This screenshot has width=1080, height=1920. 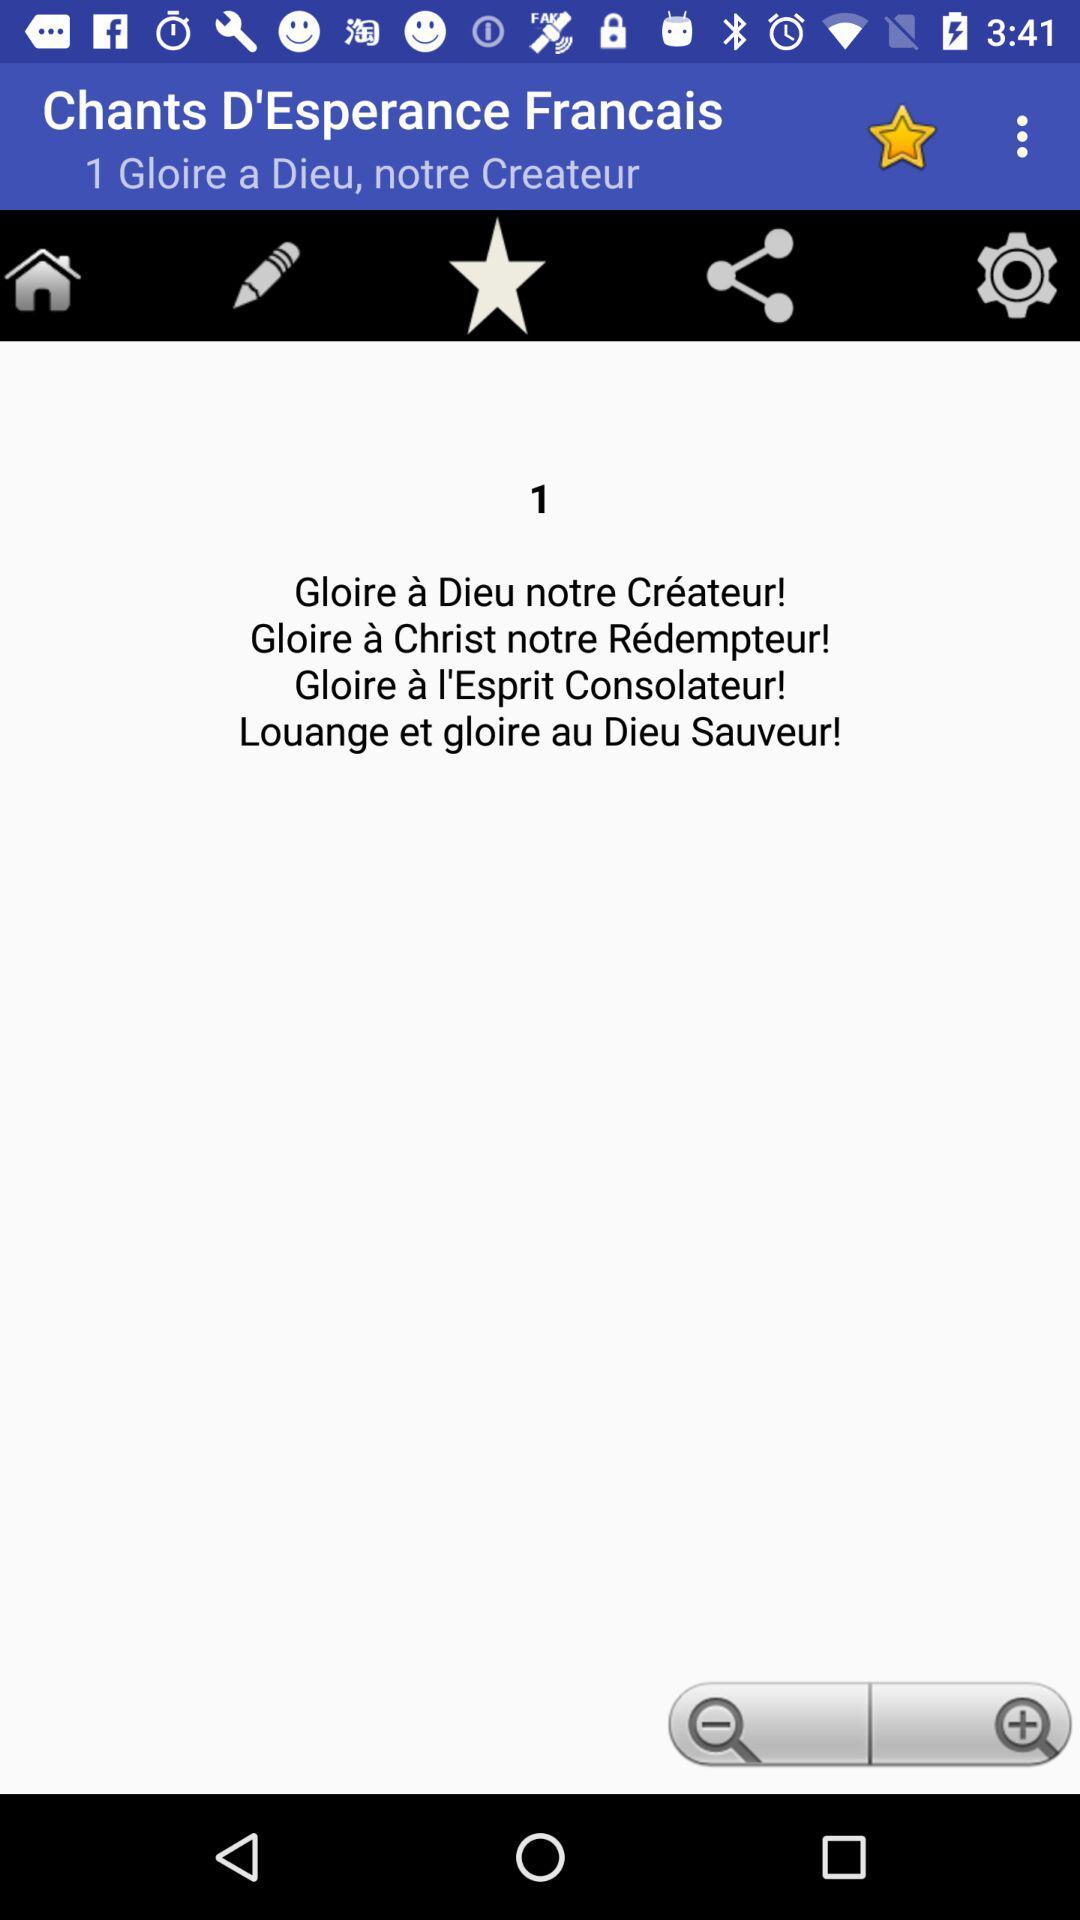 I want to click on go home, so click(x=42, y=274).